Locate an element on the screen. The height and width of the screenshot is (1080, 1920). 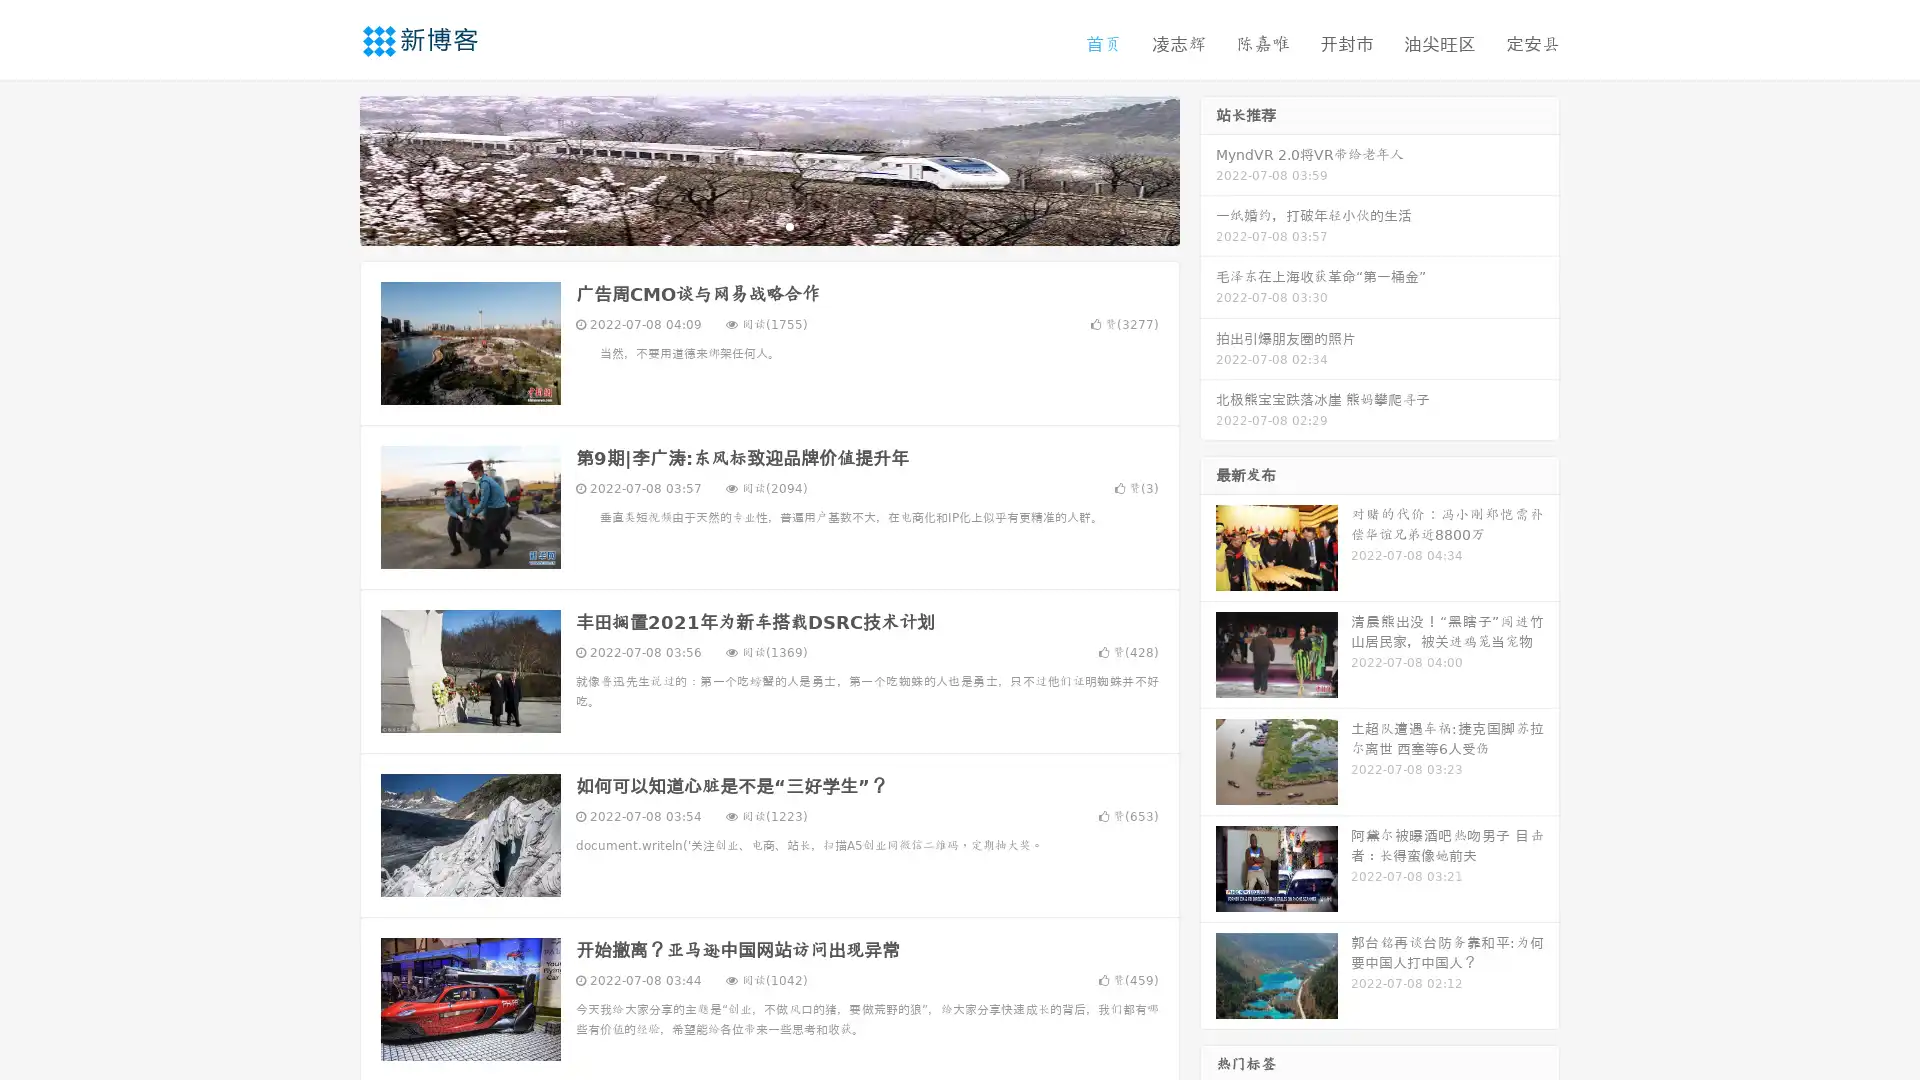
Go to slide 1 is located at coordinates (748, 225).